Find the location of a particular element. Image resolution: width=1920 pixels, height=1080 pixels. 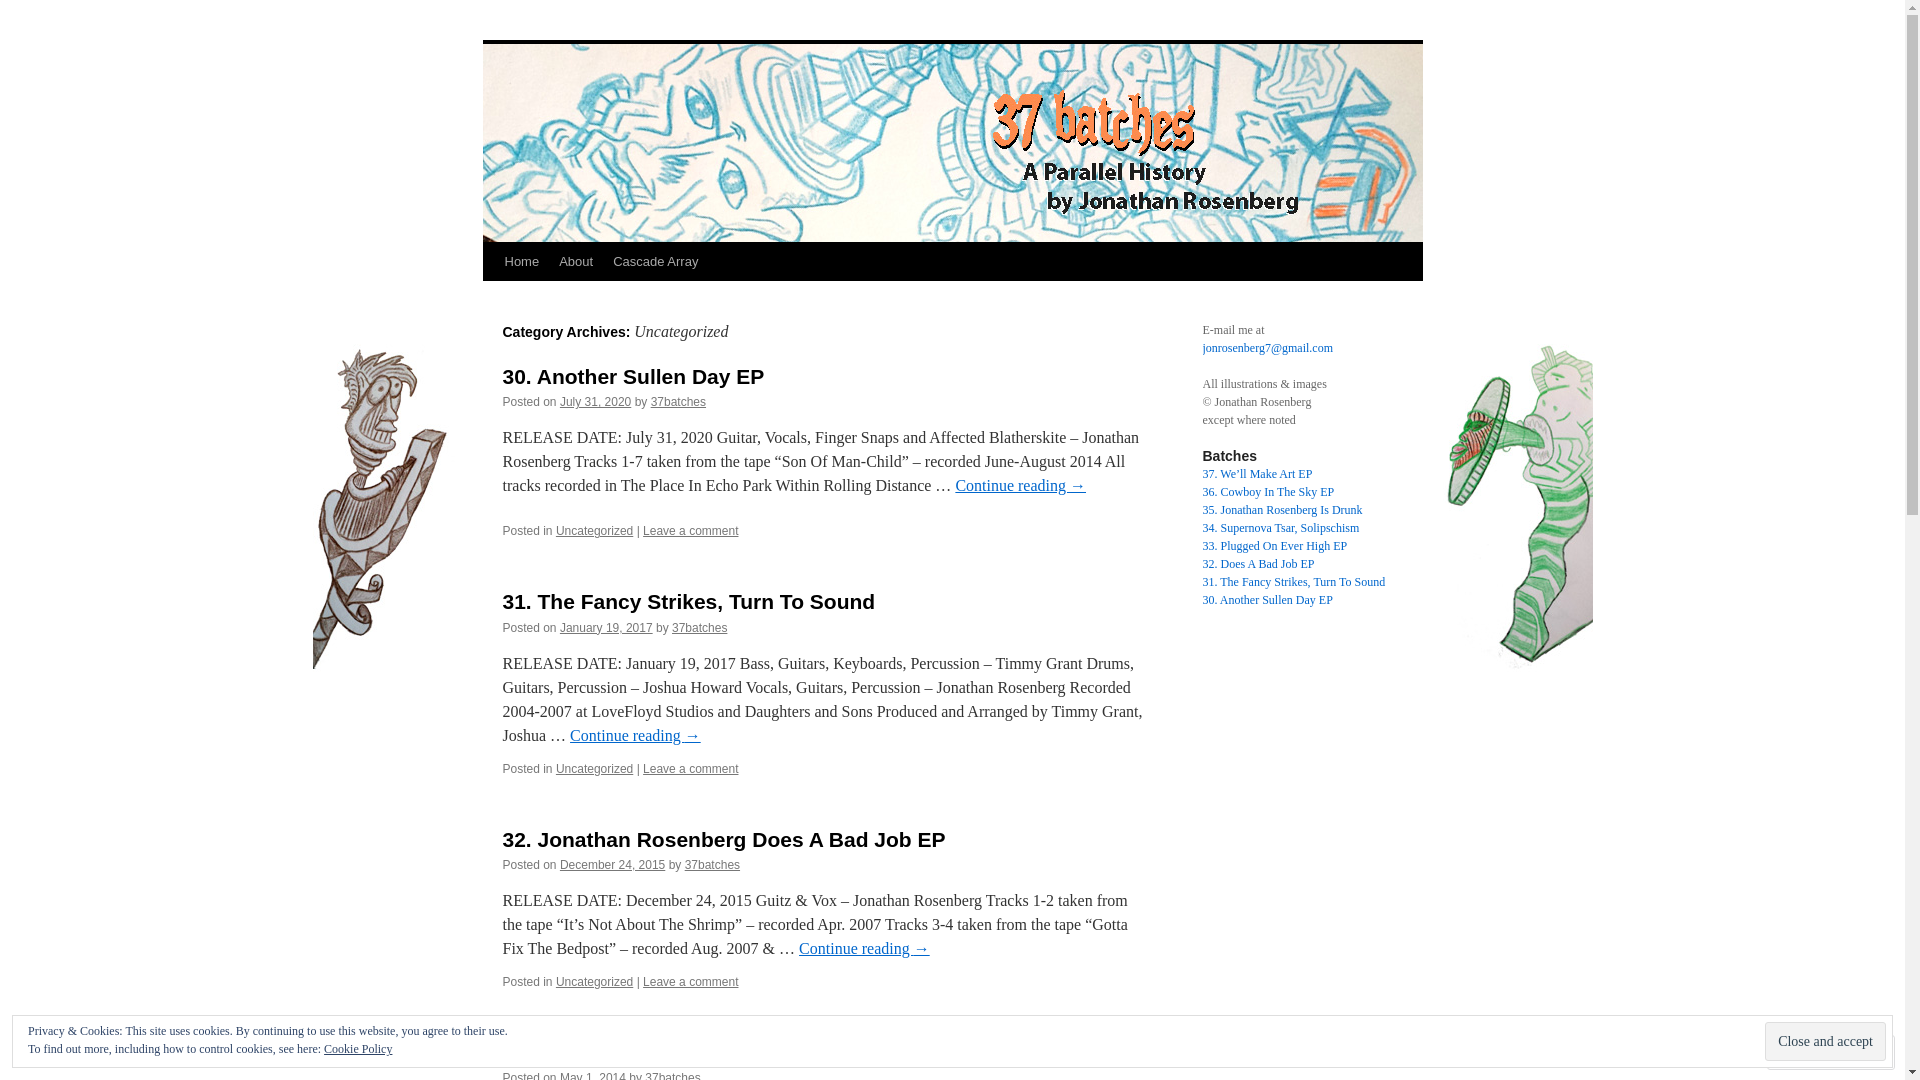

'December 24, 2015' is located at coordinates (611, 863).